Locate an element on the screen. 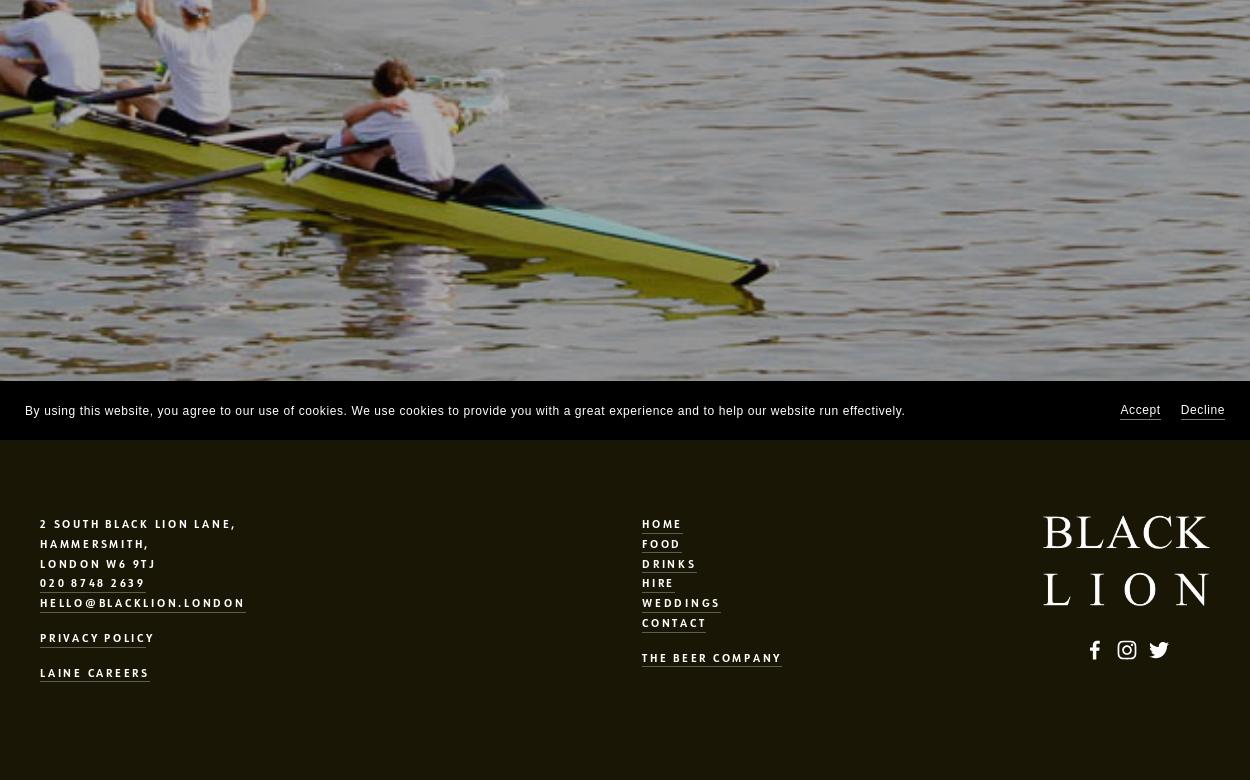 This screenshot has height=780, width=1250. 'food' is located at coordinates (662, 542).